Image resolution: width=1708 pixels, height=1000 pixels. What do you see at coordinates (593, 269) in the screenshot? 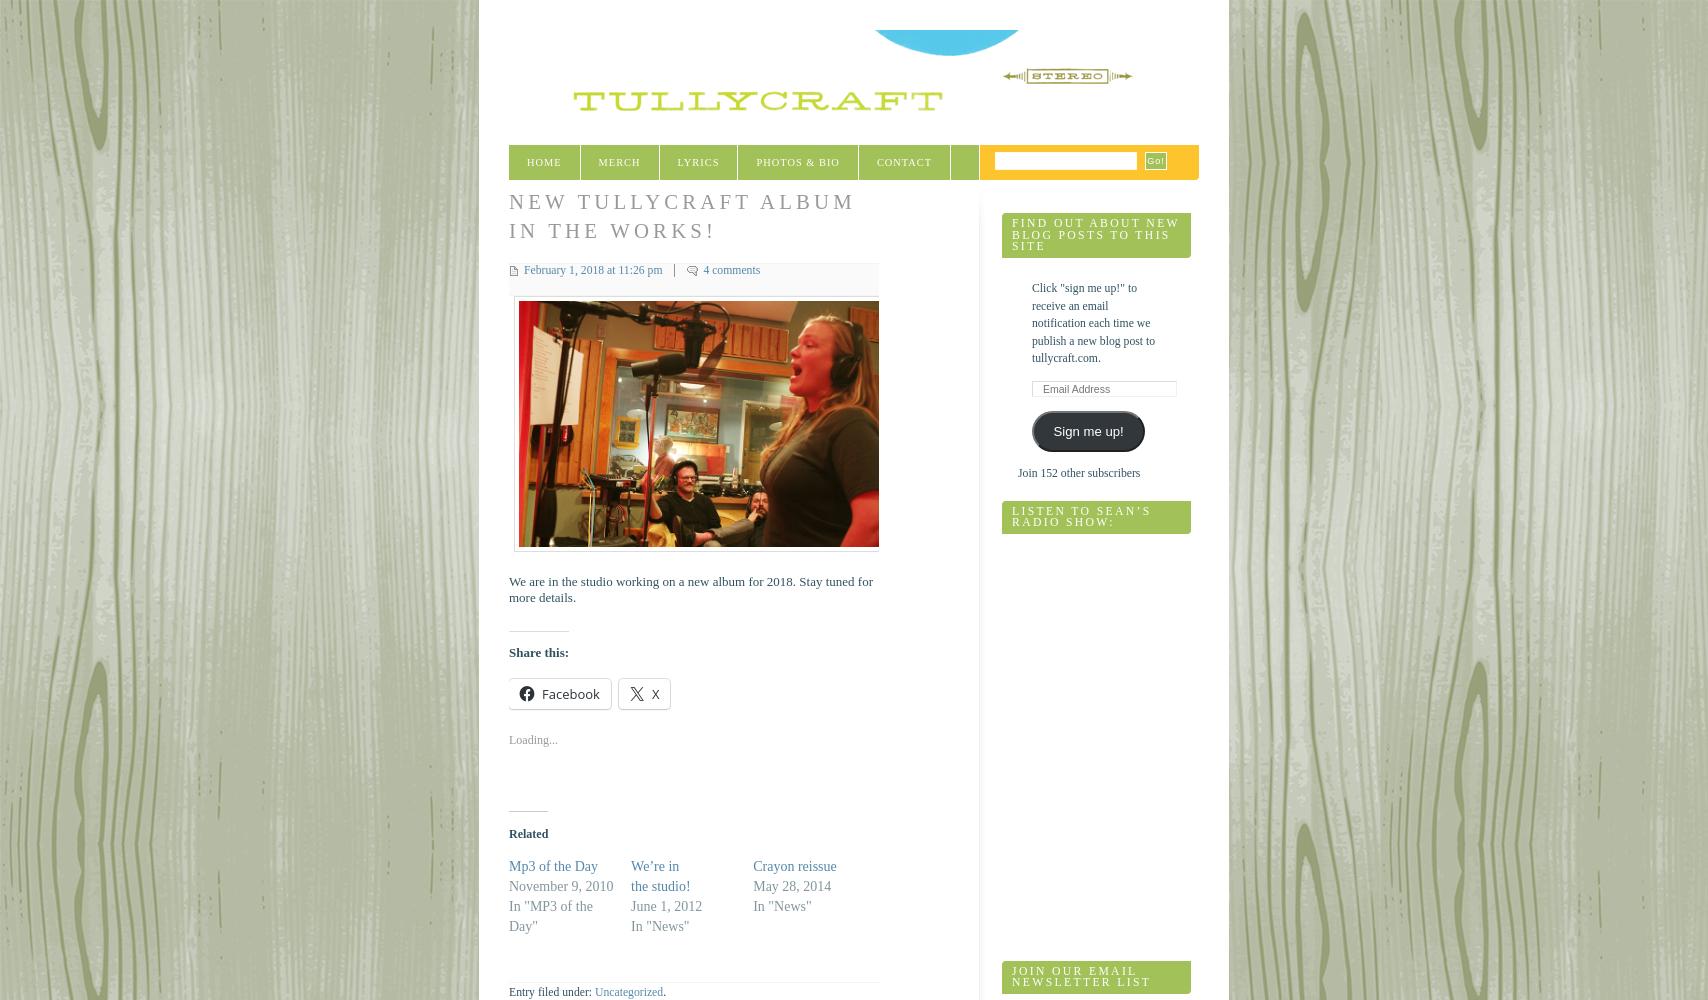
I see `'February 1, 2018 at 11:26 pm'` at bounding box center [593, 269].